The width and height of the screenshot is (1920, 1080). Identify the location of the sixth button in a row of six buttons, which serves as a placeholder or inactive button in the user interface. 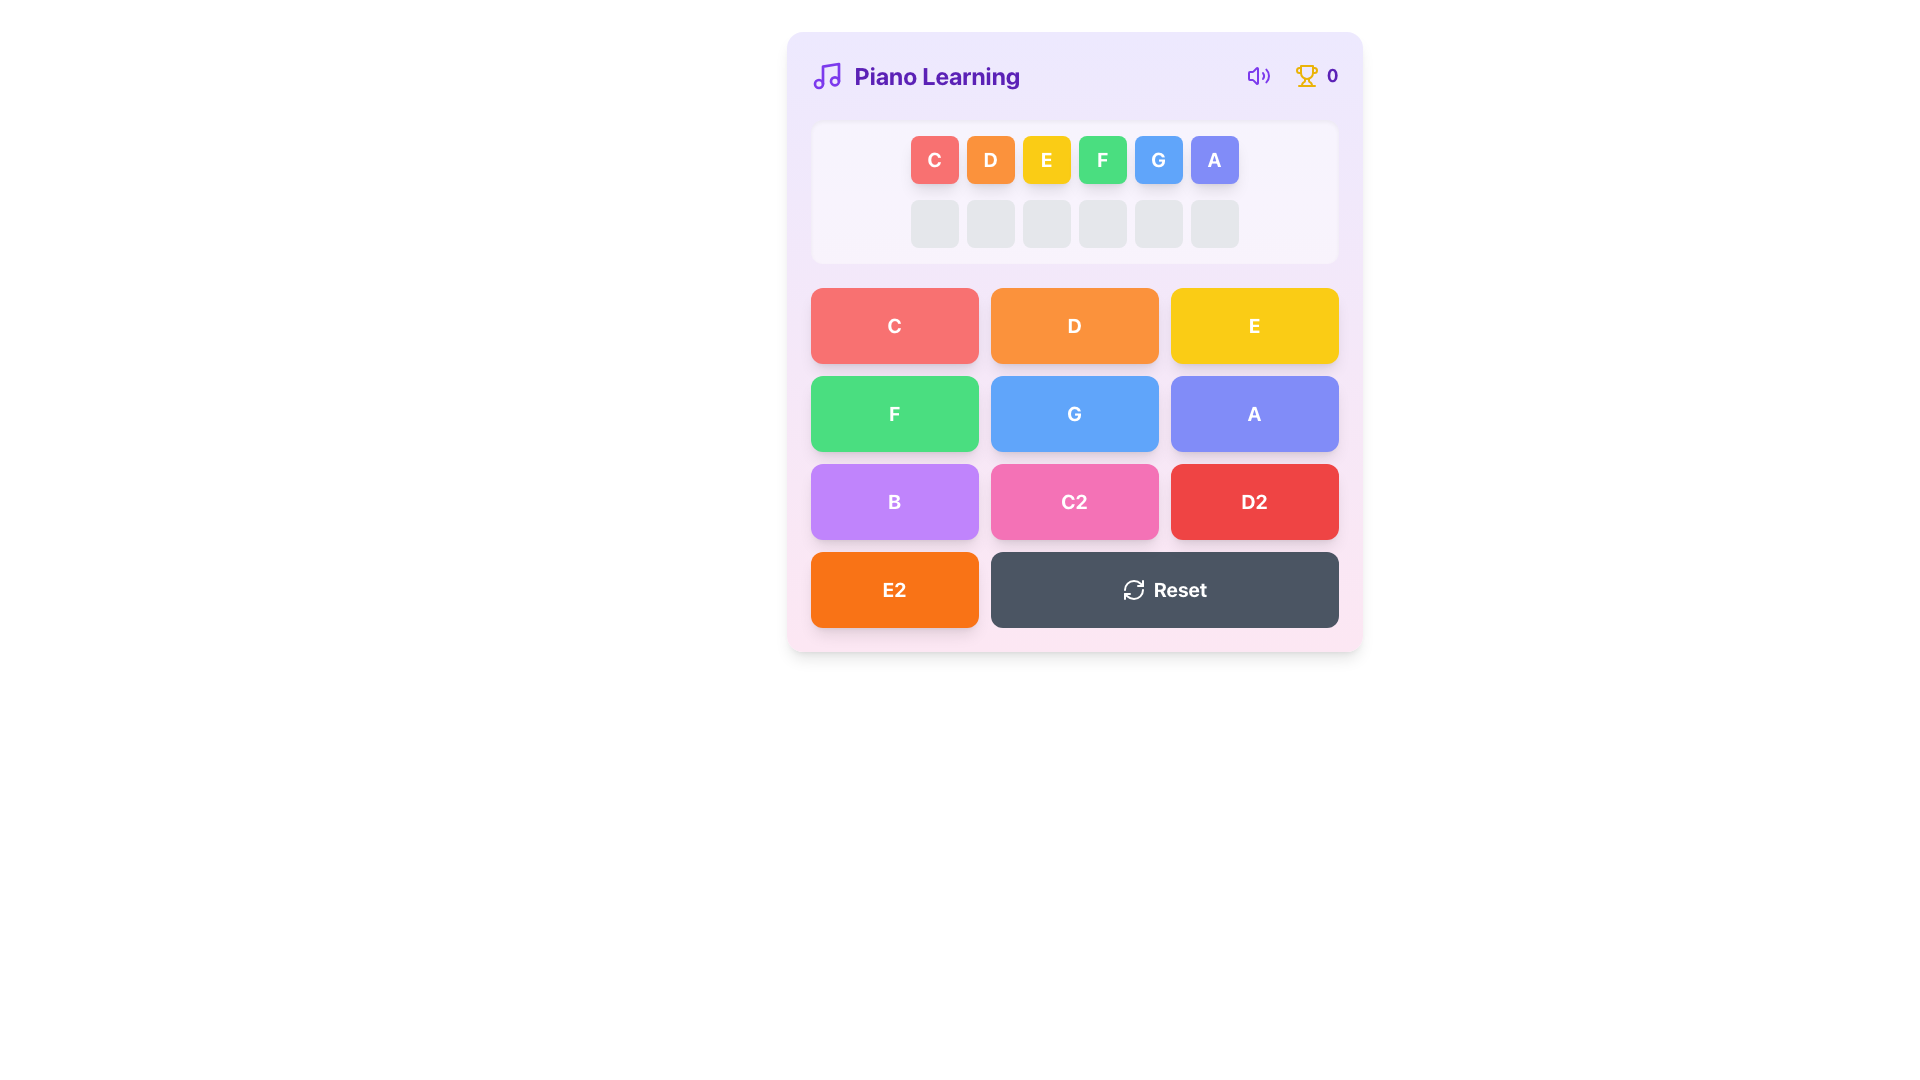
(1213, 223).